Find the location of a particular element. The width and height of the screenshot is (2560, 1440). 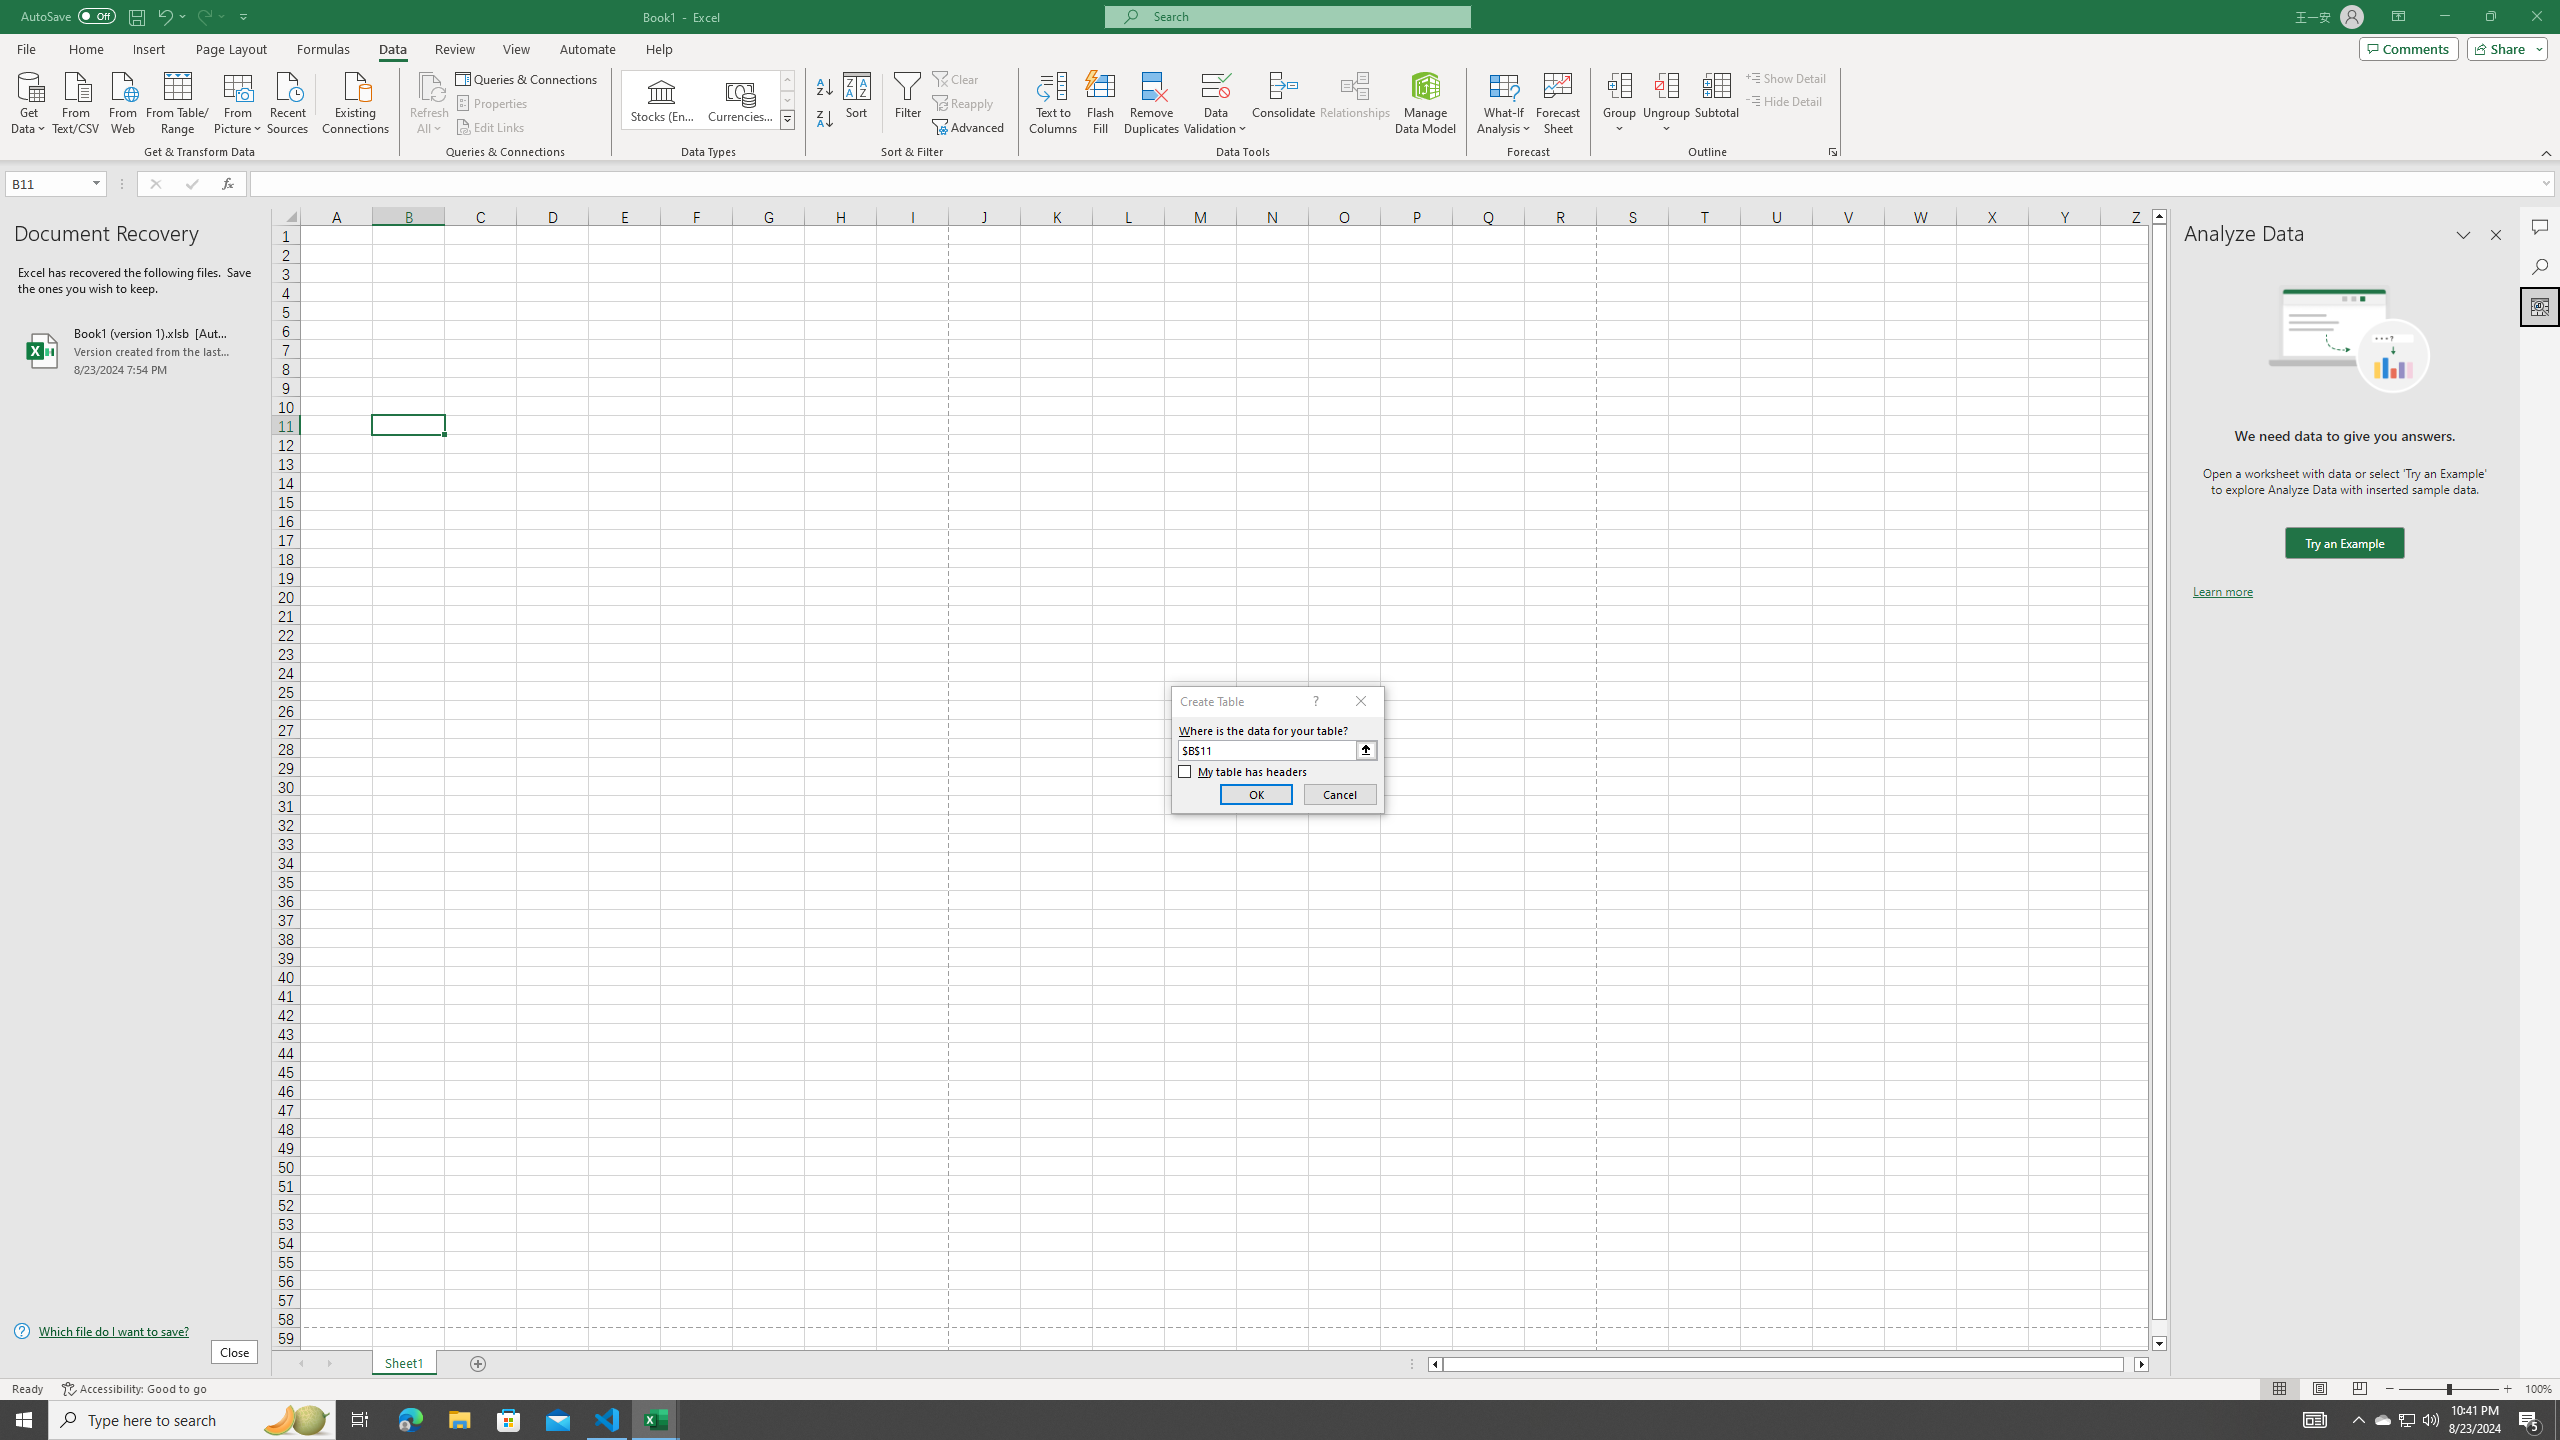

'Currencies (English)' is located at coordinates (738, 99).